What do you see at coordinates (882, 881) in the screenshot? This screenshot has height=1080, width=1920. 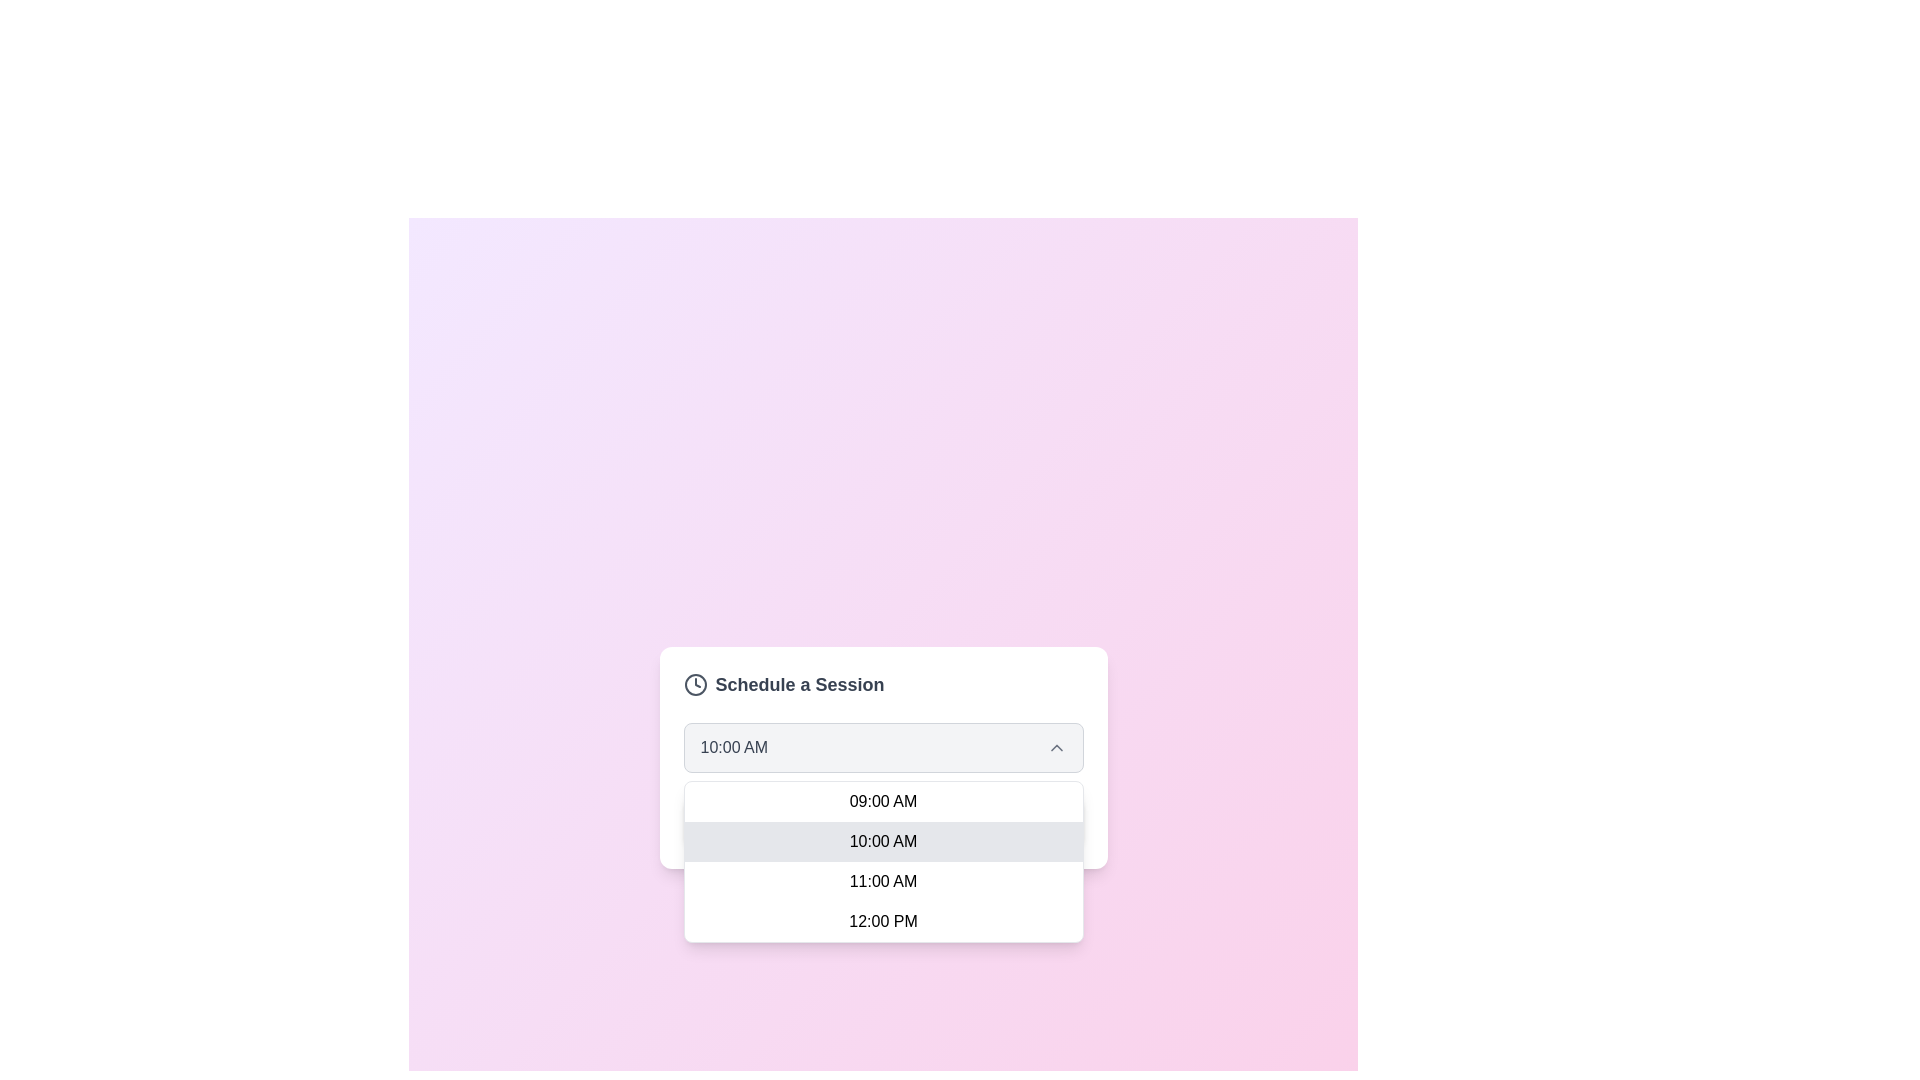 I see `the third item in the scheduling dropdown menu` at bounding box center [882, 881].